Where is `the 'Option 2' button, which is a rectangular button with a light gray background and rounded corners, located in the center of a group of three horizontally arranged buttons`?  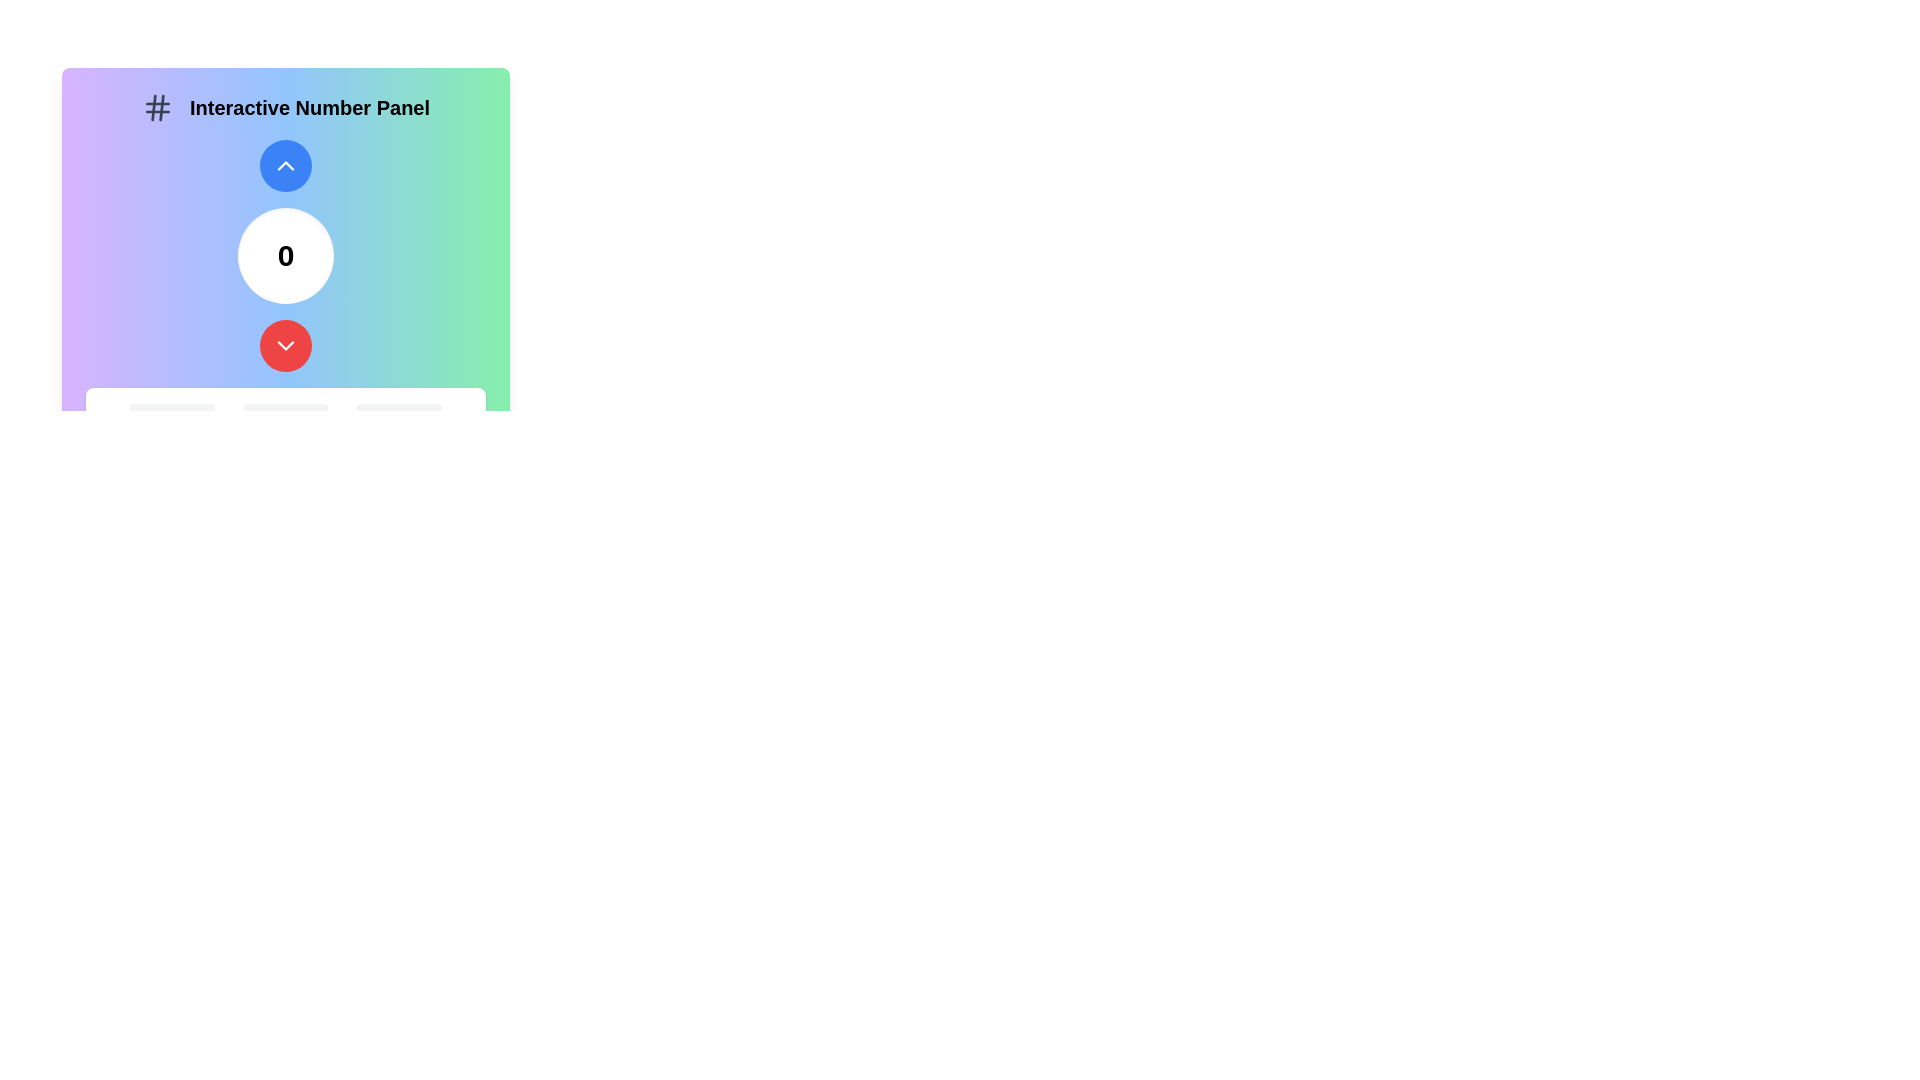
the 'Option 2' button, which is a rectangular button with a light gray background and rounded corners, located in the center of a group of three horizontally arranged buttons is located at coordinates (285, 420).